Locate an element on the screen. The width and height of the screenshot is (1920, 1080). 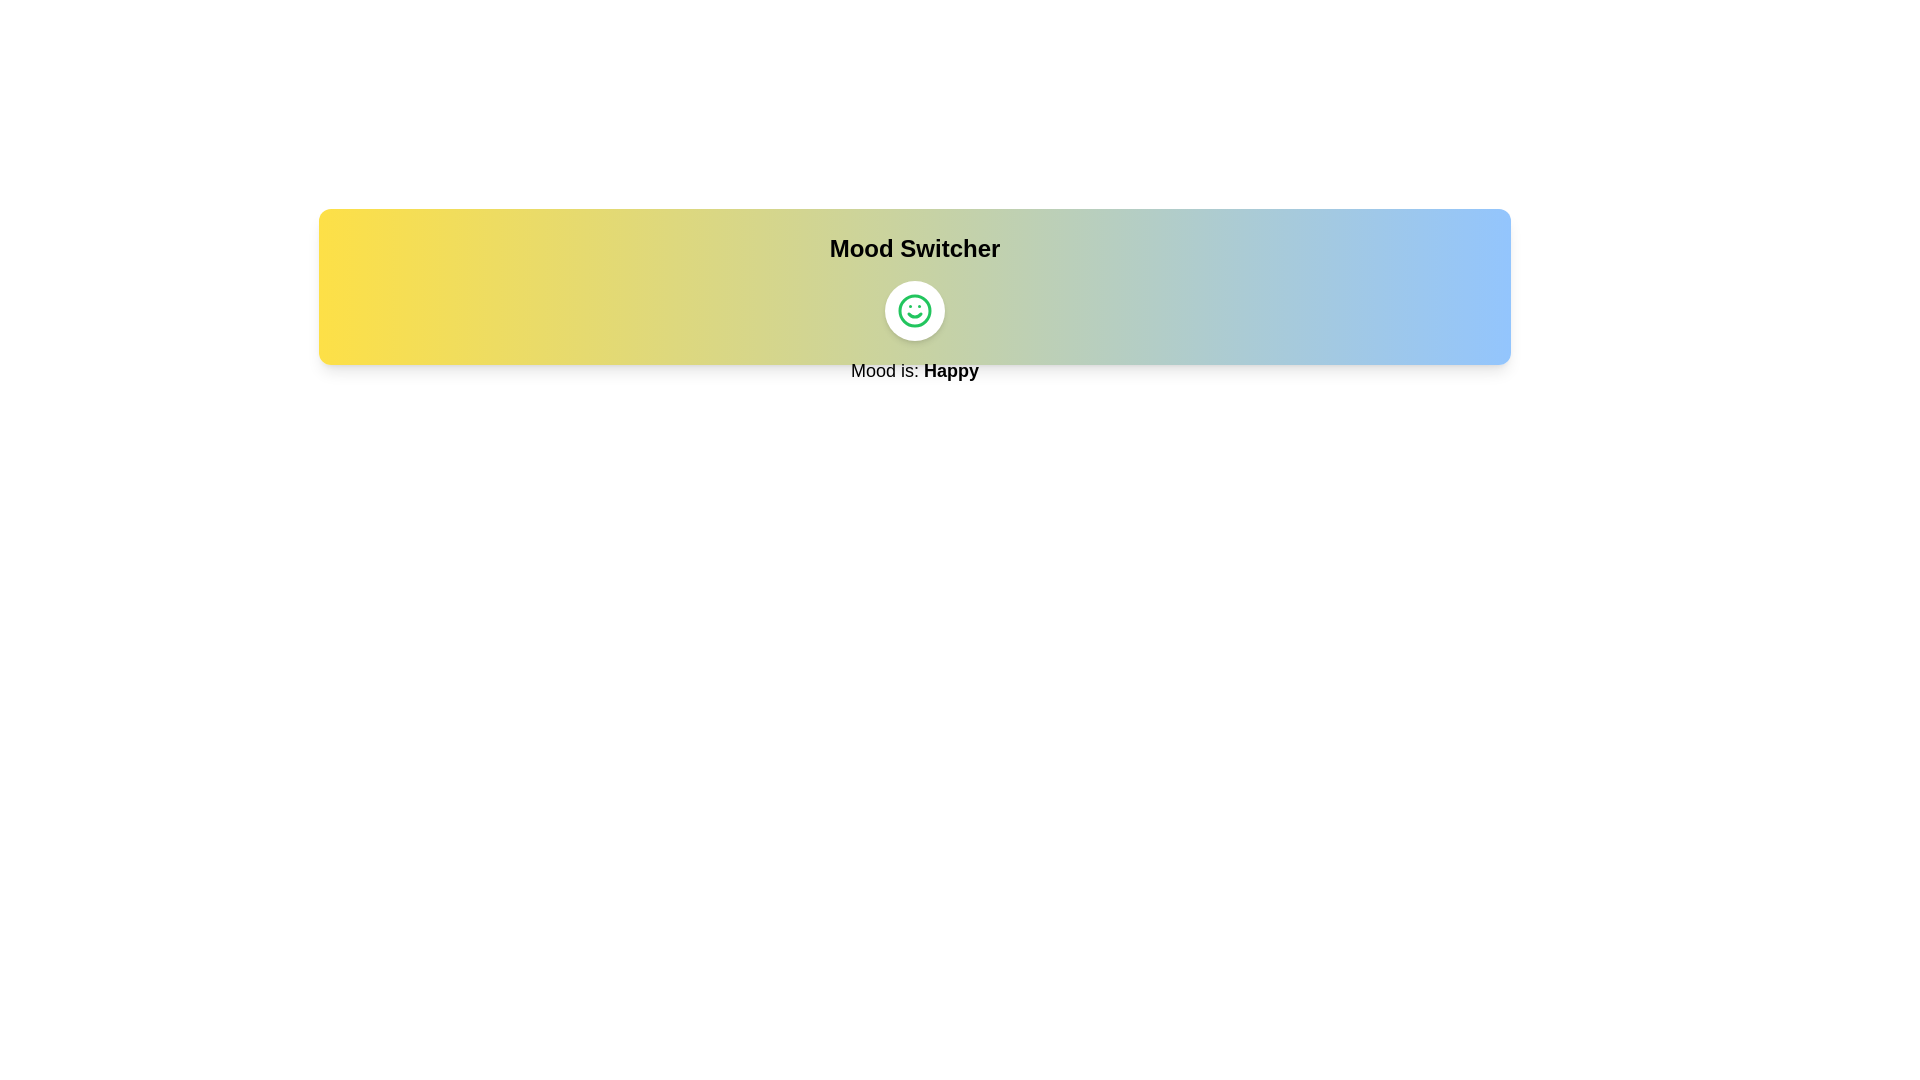
toggle button to switch the mood is located at coordinates (914, 311).